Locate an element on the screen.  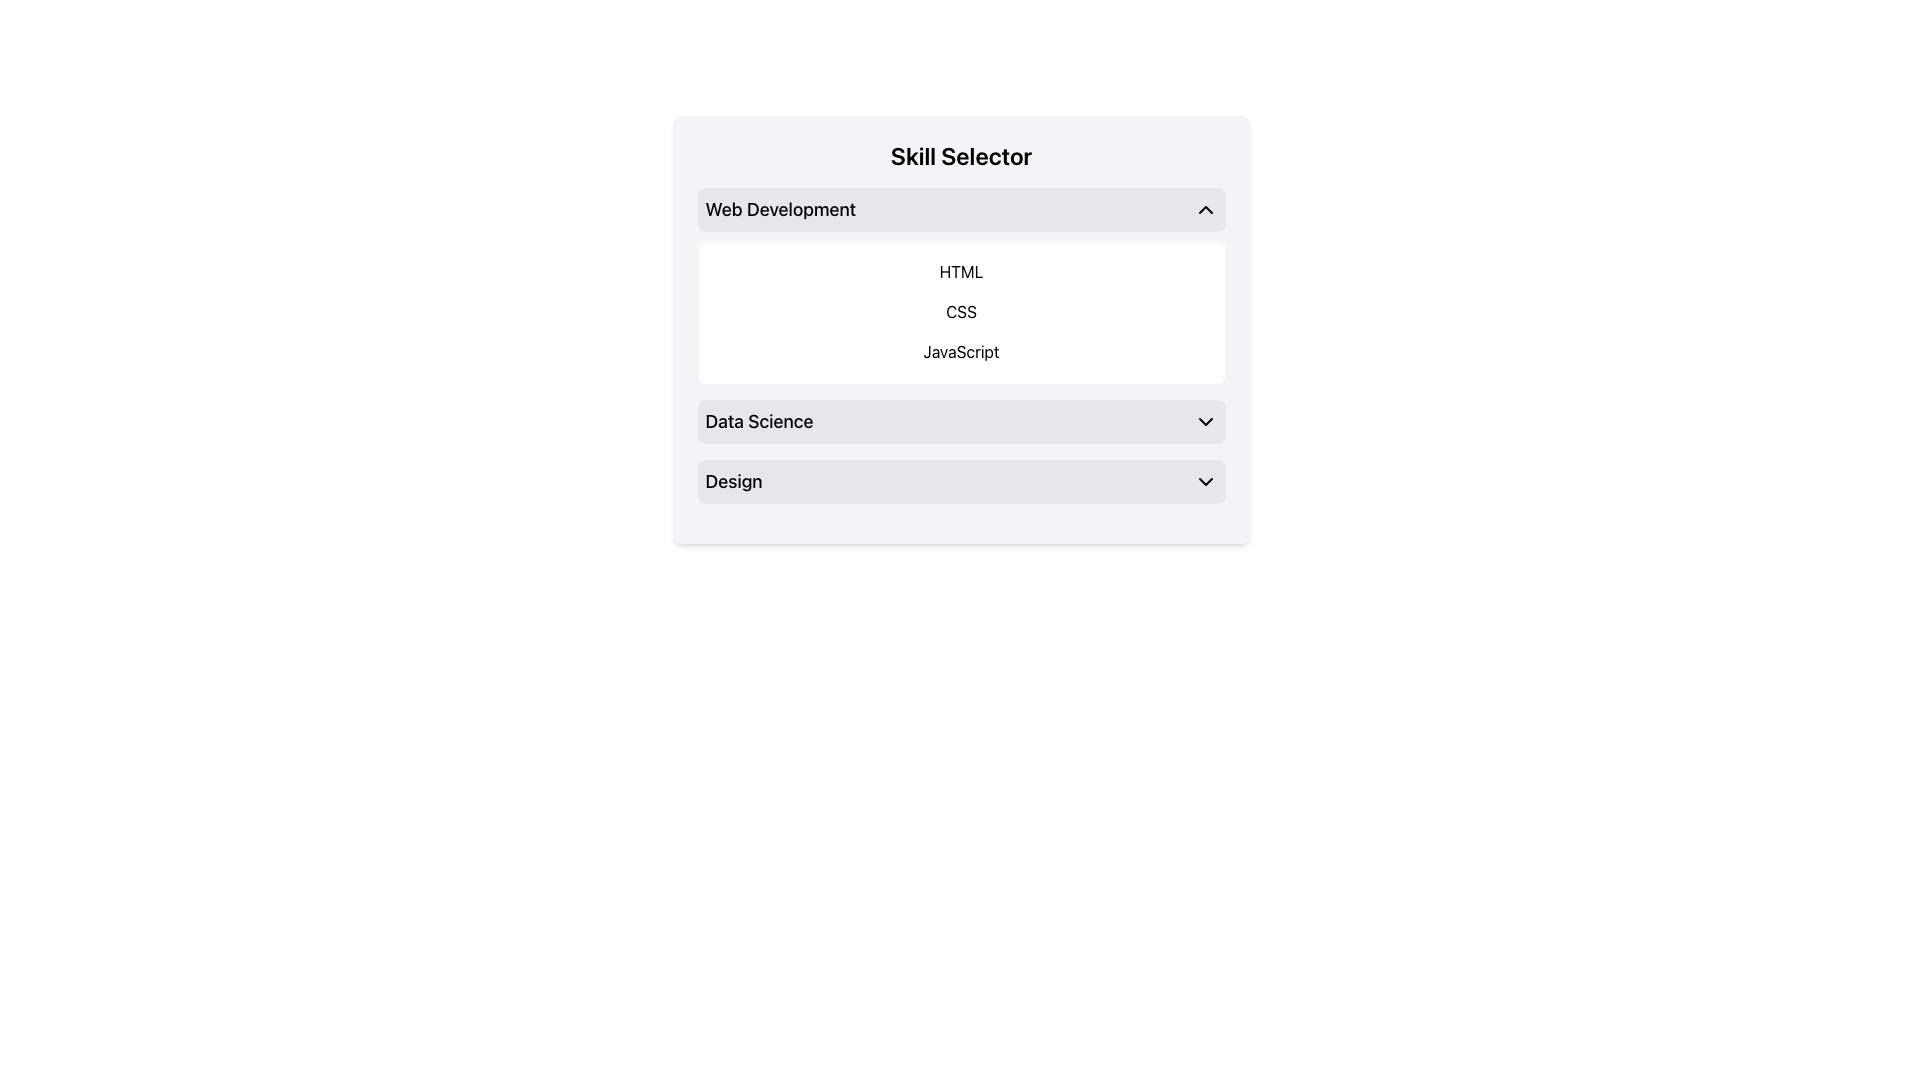
the upward-pointing chevron icon is located at coordinates (1204, 209).